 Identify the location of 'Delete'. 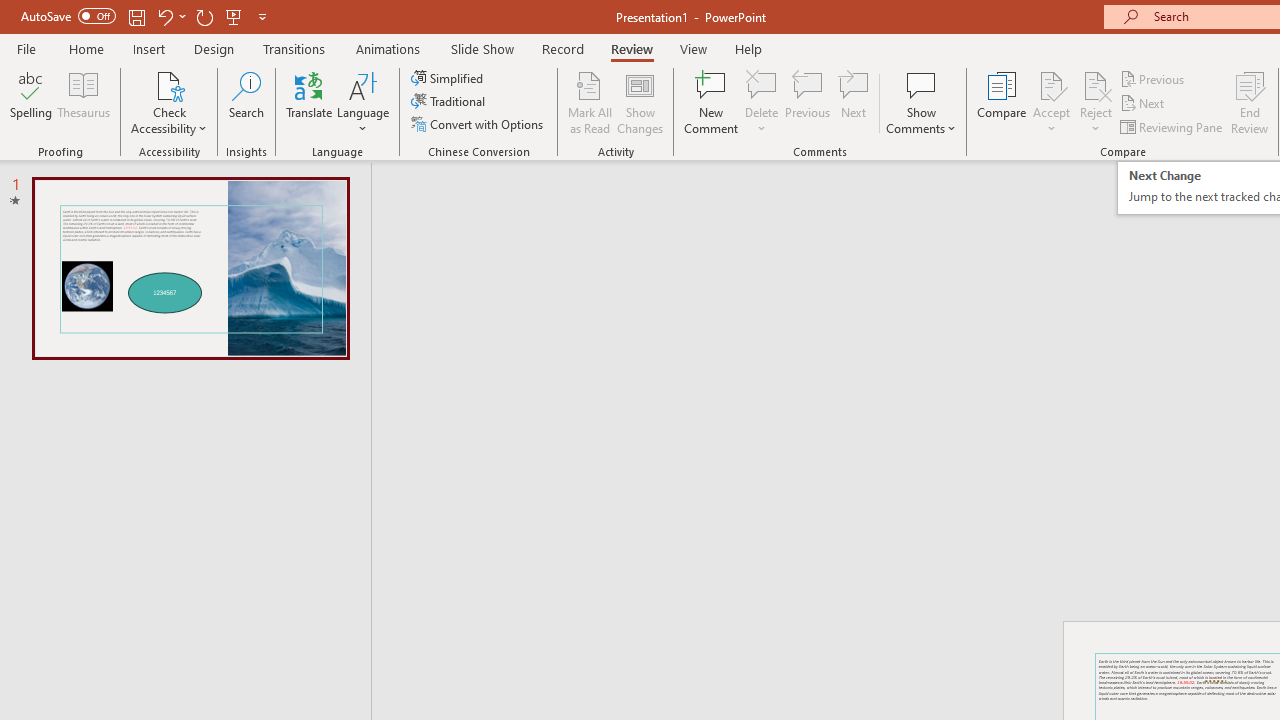
(761, 103).